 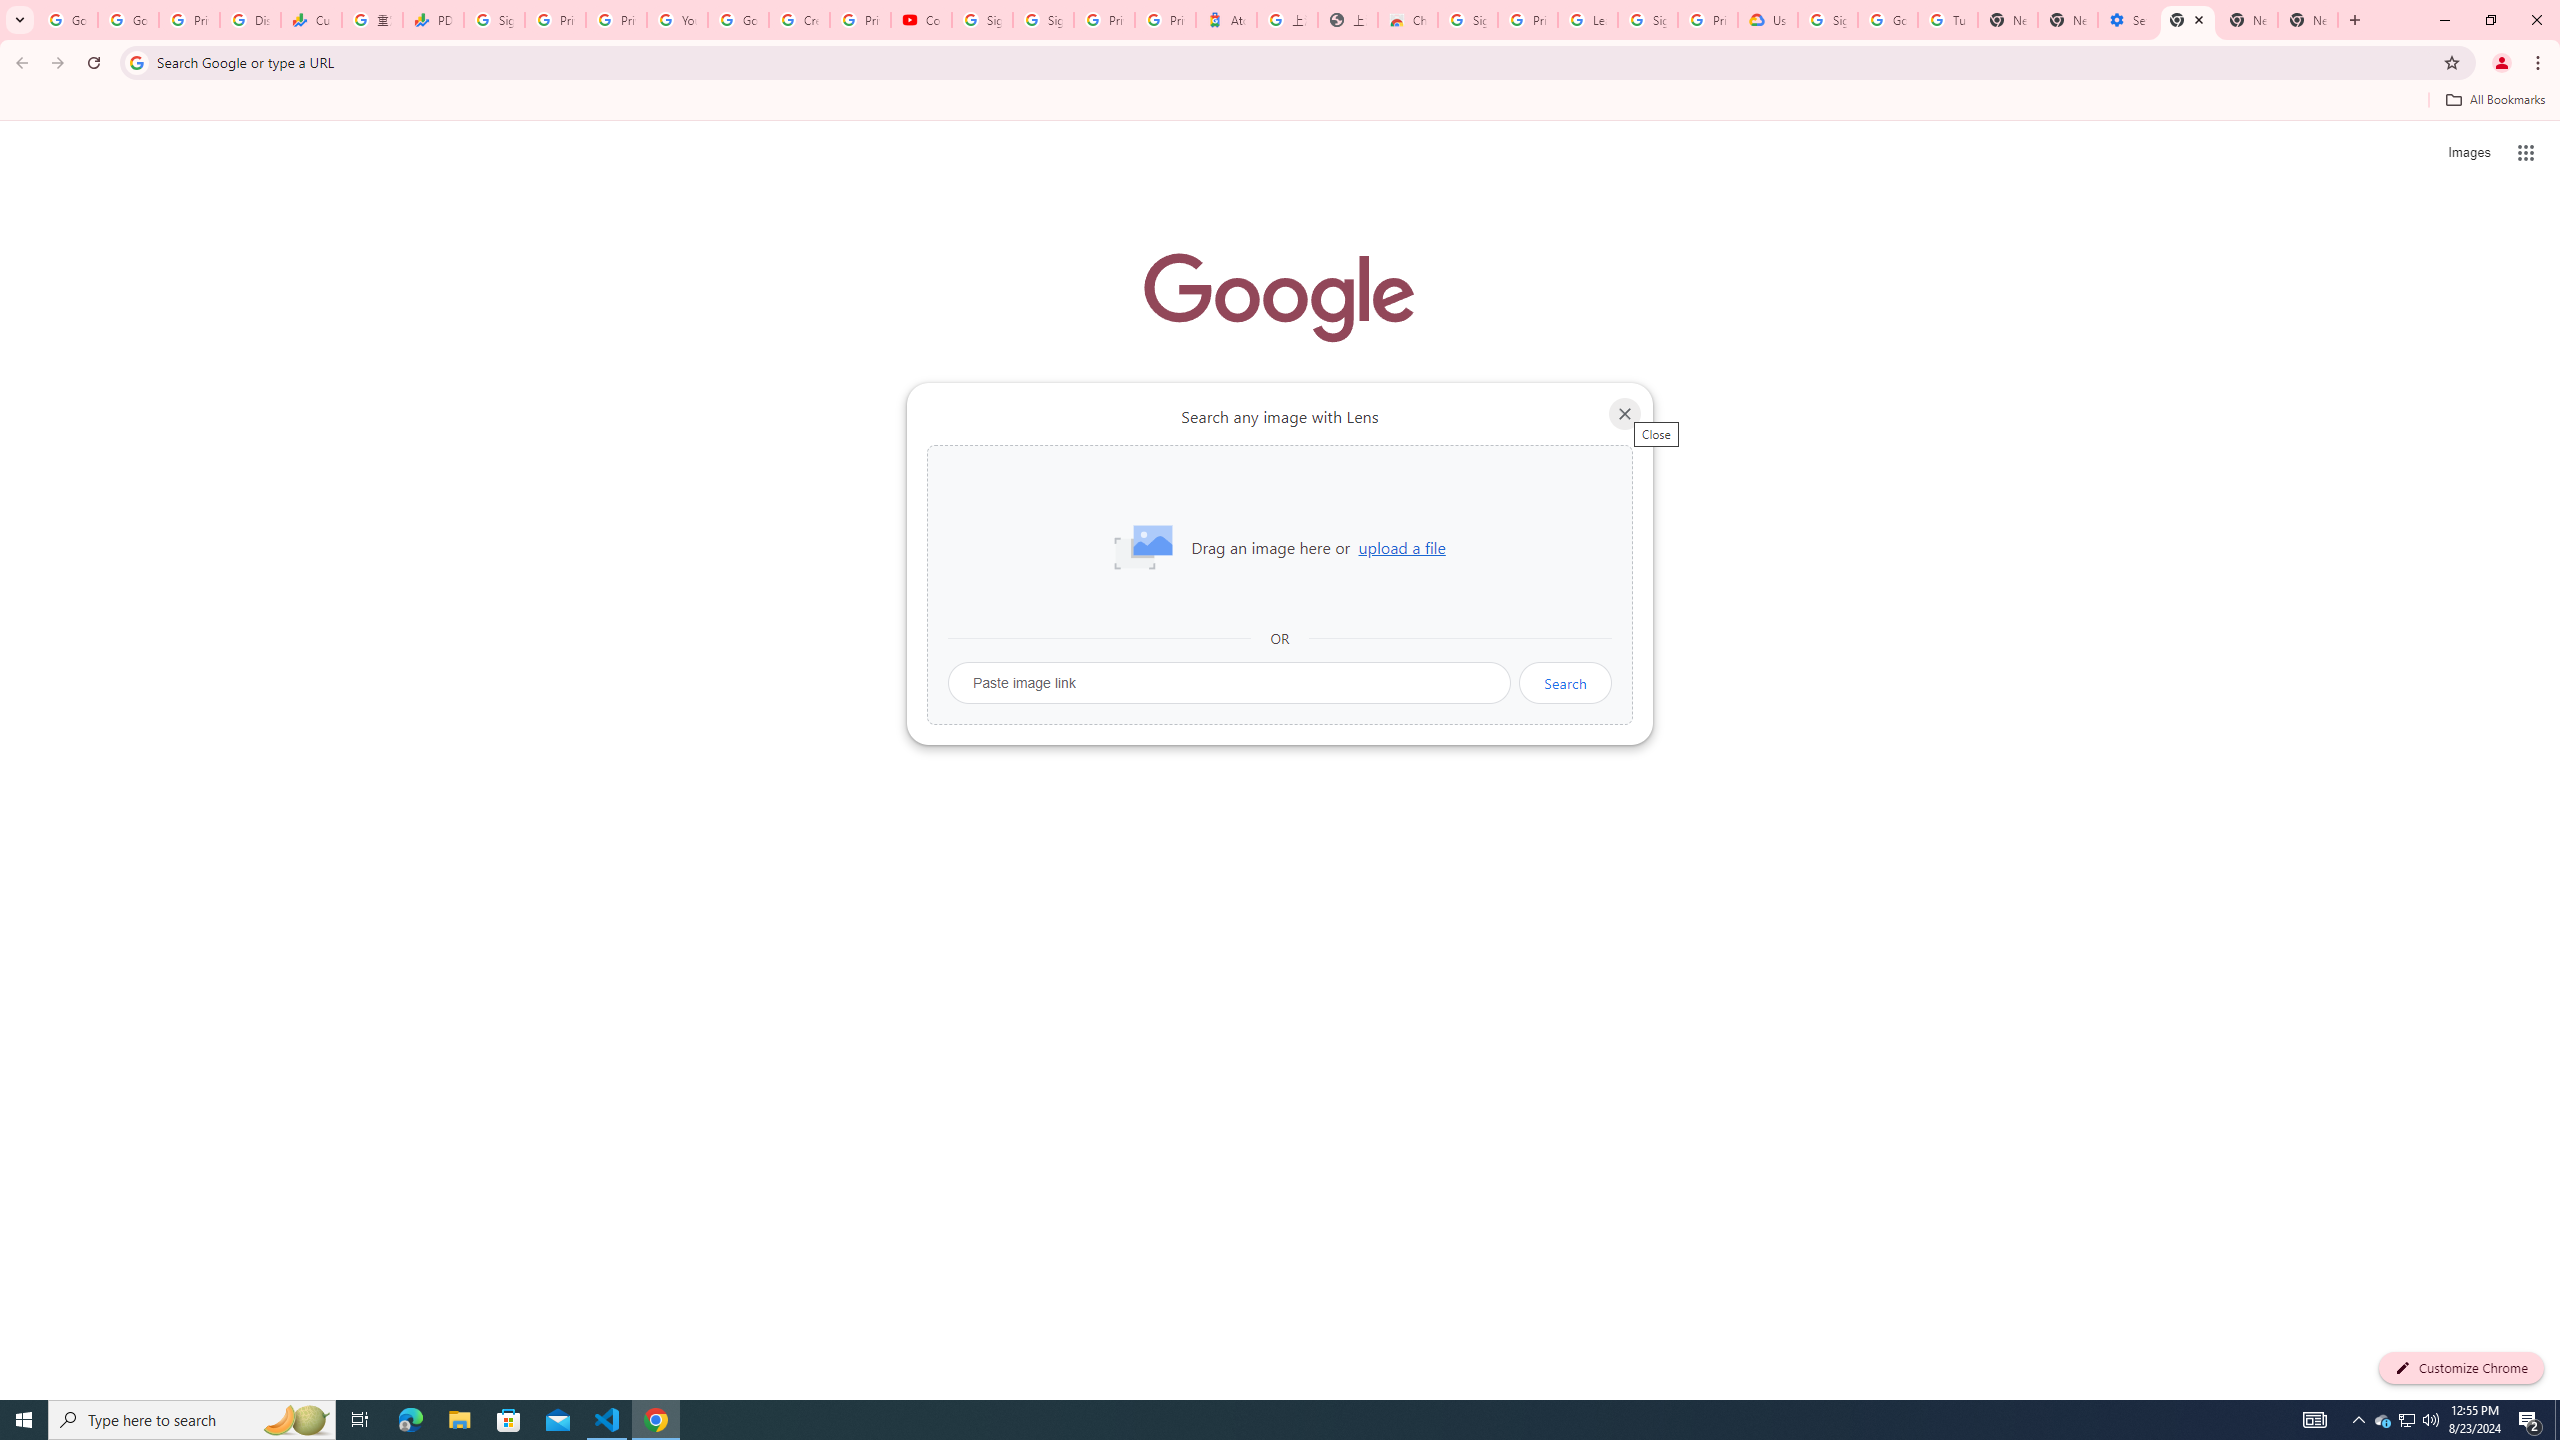 I want to click on 'Sign in - Google Accounts', so click(x=981, y=19).